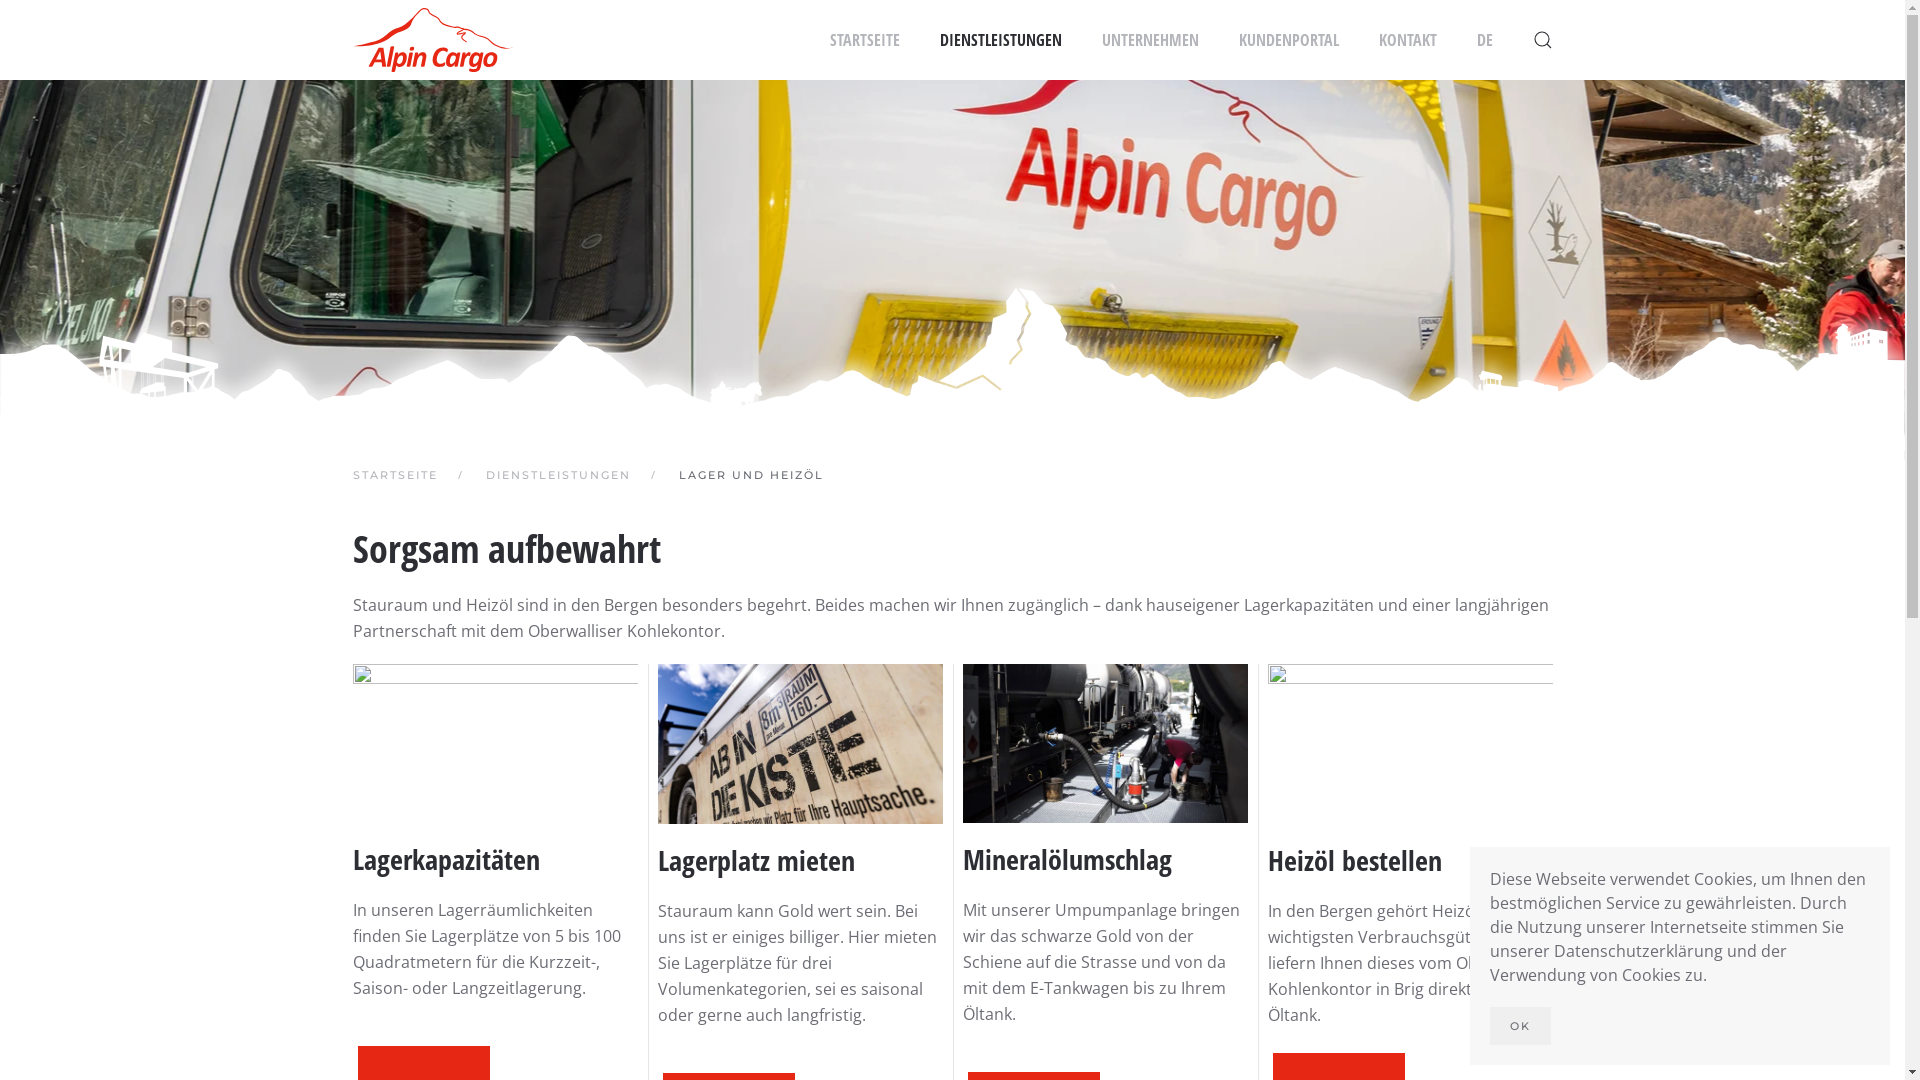 Image resolution: width=1920 pixels, height=1080 pixels. I want to click on 'UNTERNEHMEN', so click(1150, 39).